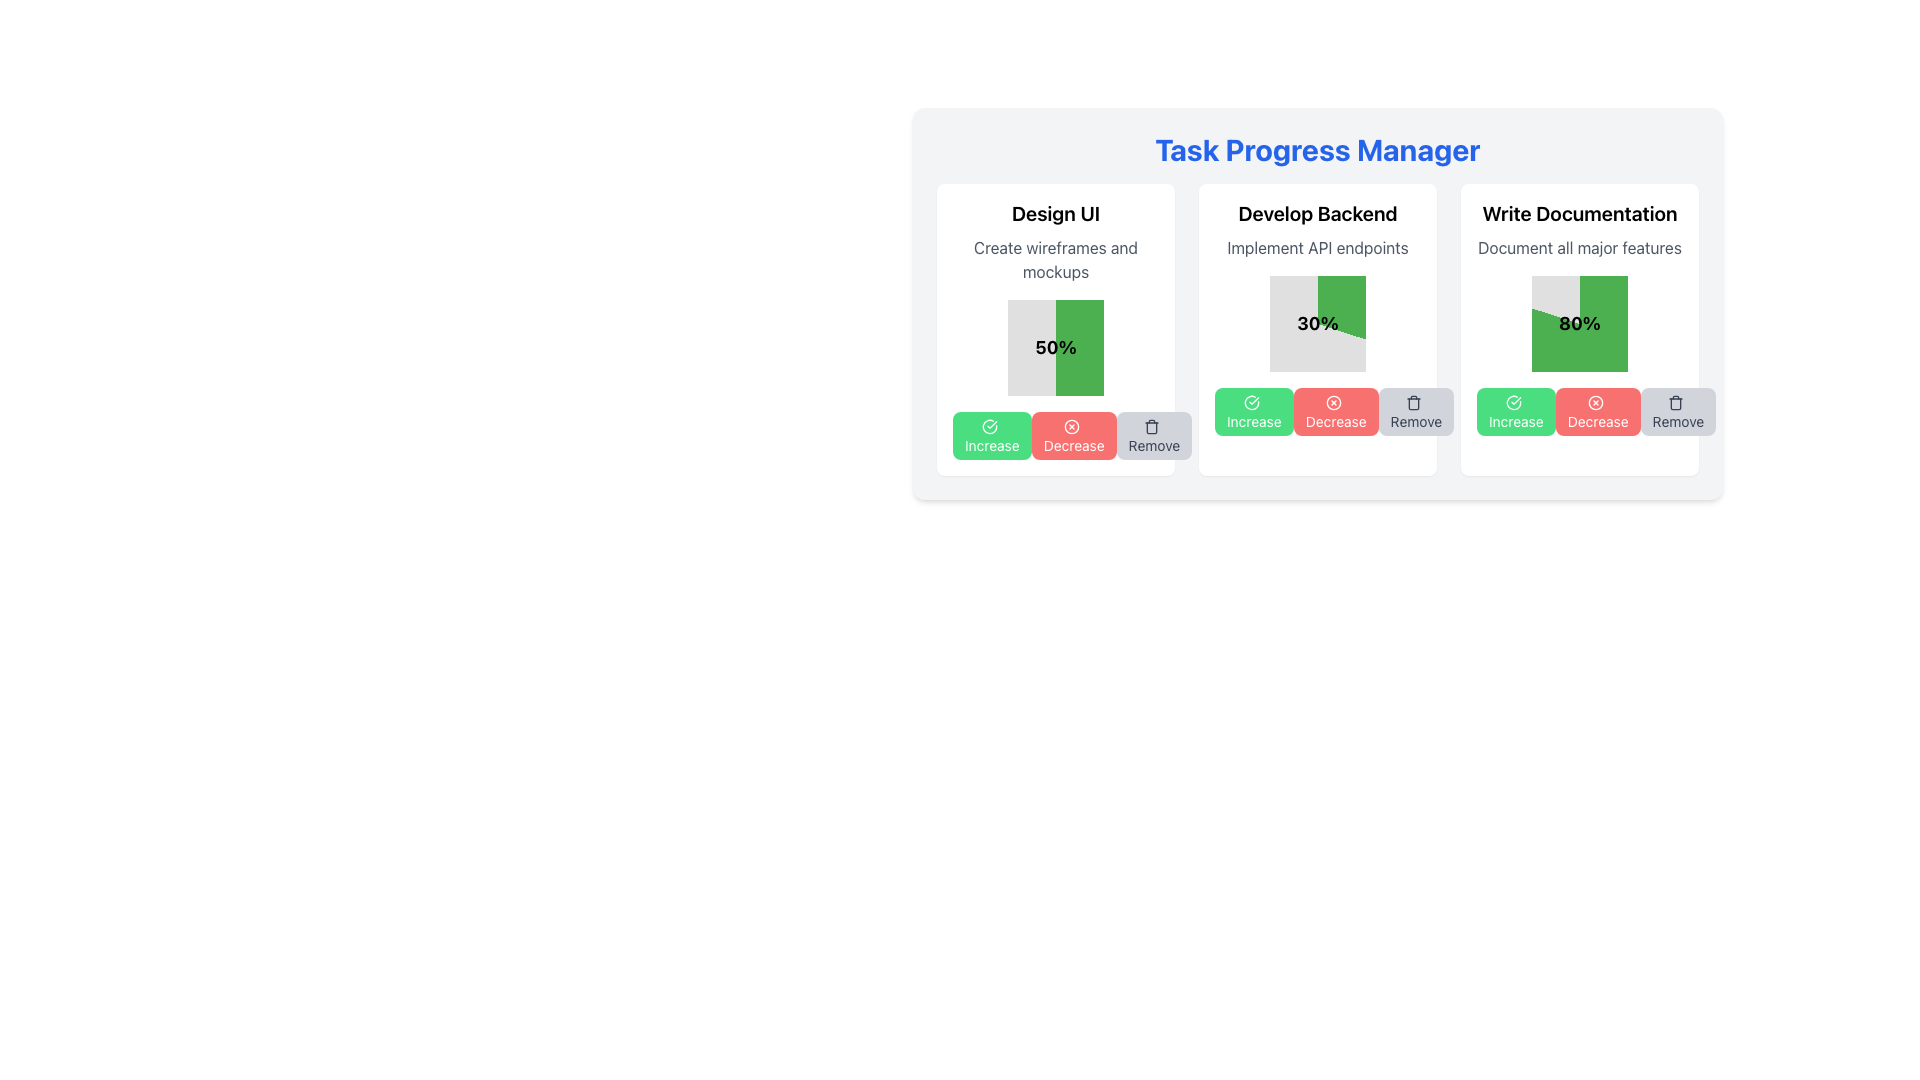 This screenshot has height=1080, width=1920. What do you see at coordinates (1251, 403) in the screenshot?
I see `the SVG icon representing a circular checkmark inside the green 'Increase' button located in the bottom-left section of the 'Develop Backend' panel in the 'Task Progress Manager' interface` at bounding box center [1251, 403].